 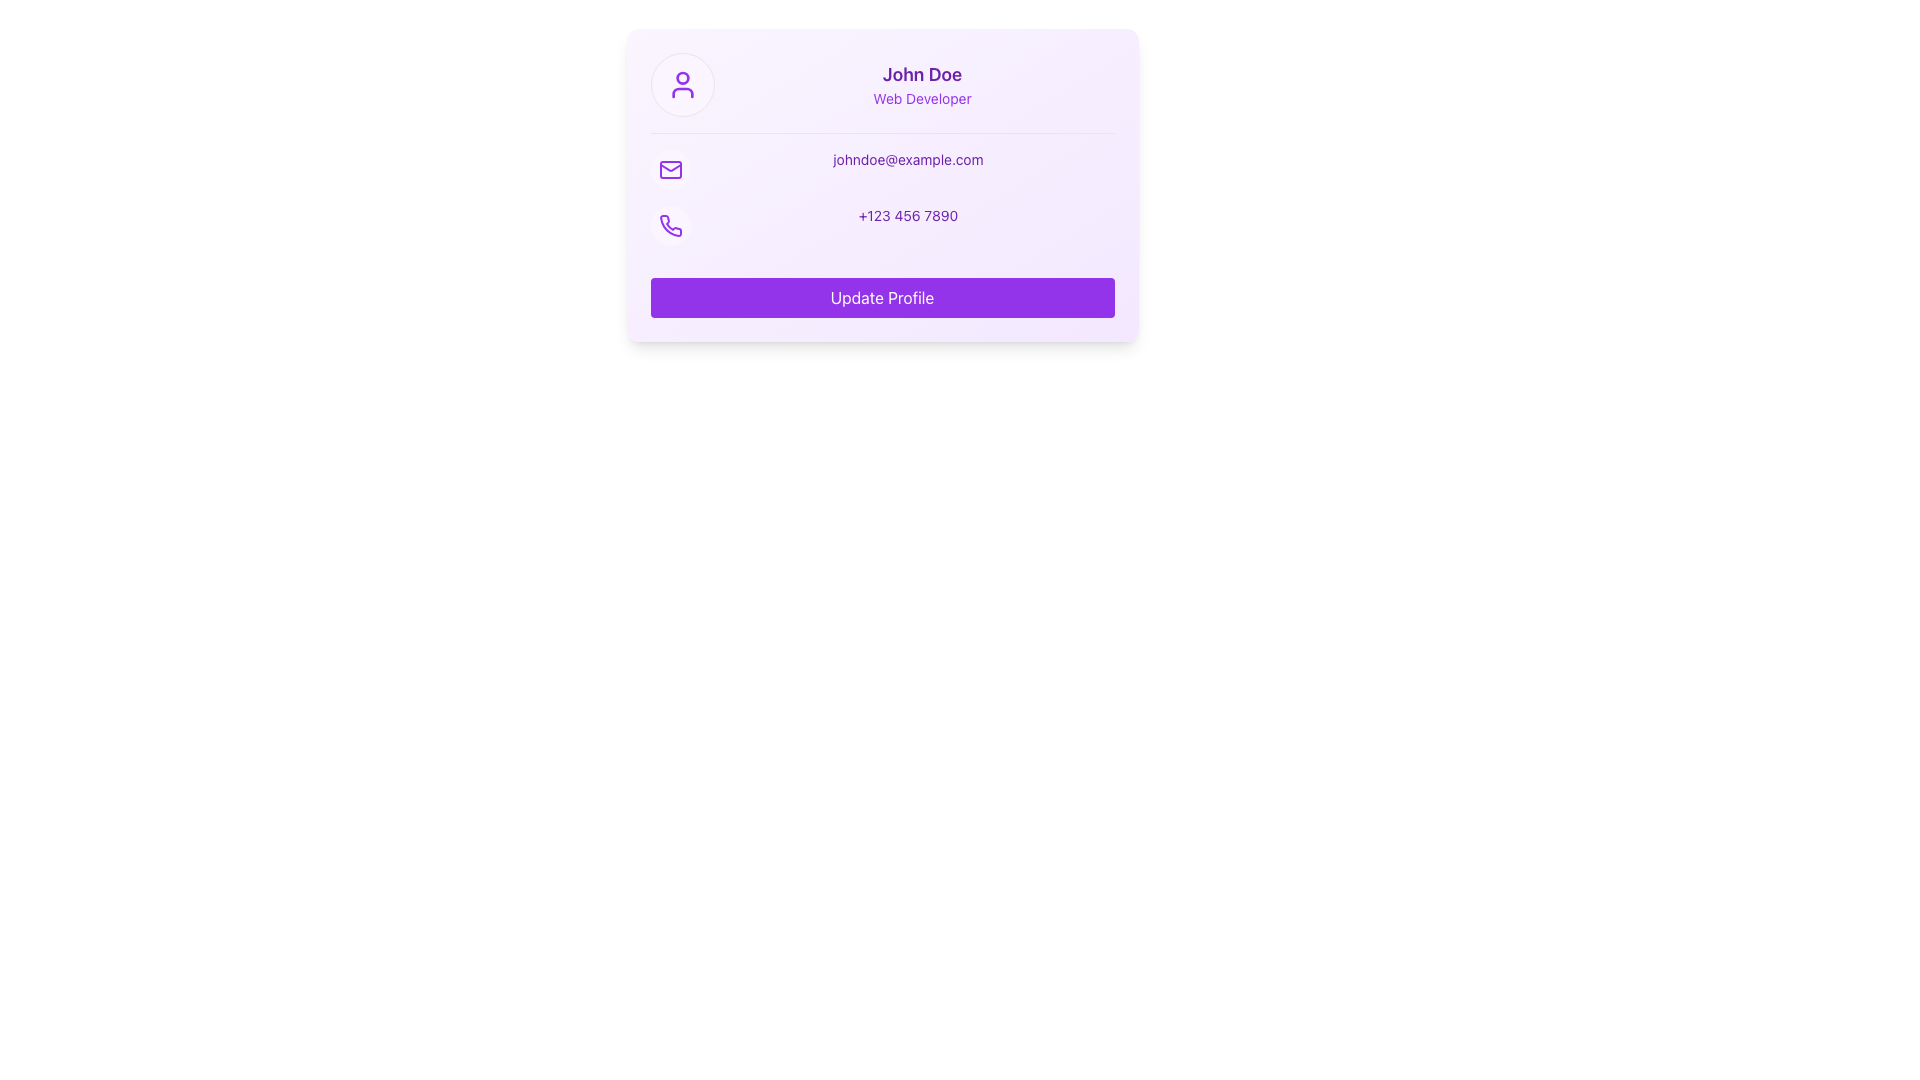 I want to click on the circular graphical element with a red fill that is located at the head portion of the user icon in the user profile section, so click(x=682, y=77).